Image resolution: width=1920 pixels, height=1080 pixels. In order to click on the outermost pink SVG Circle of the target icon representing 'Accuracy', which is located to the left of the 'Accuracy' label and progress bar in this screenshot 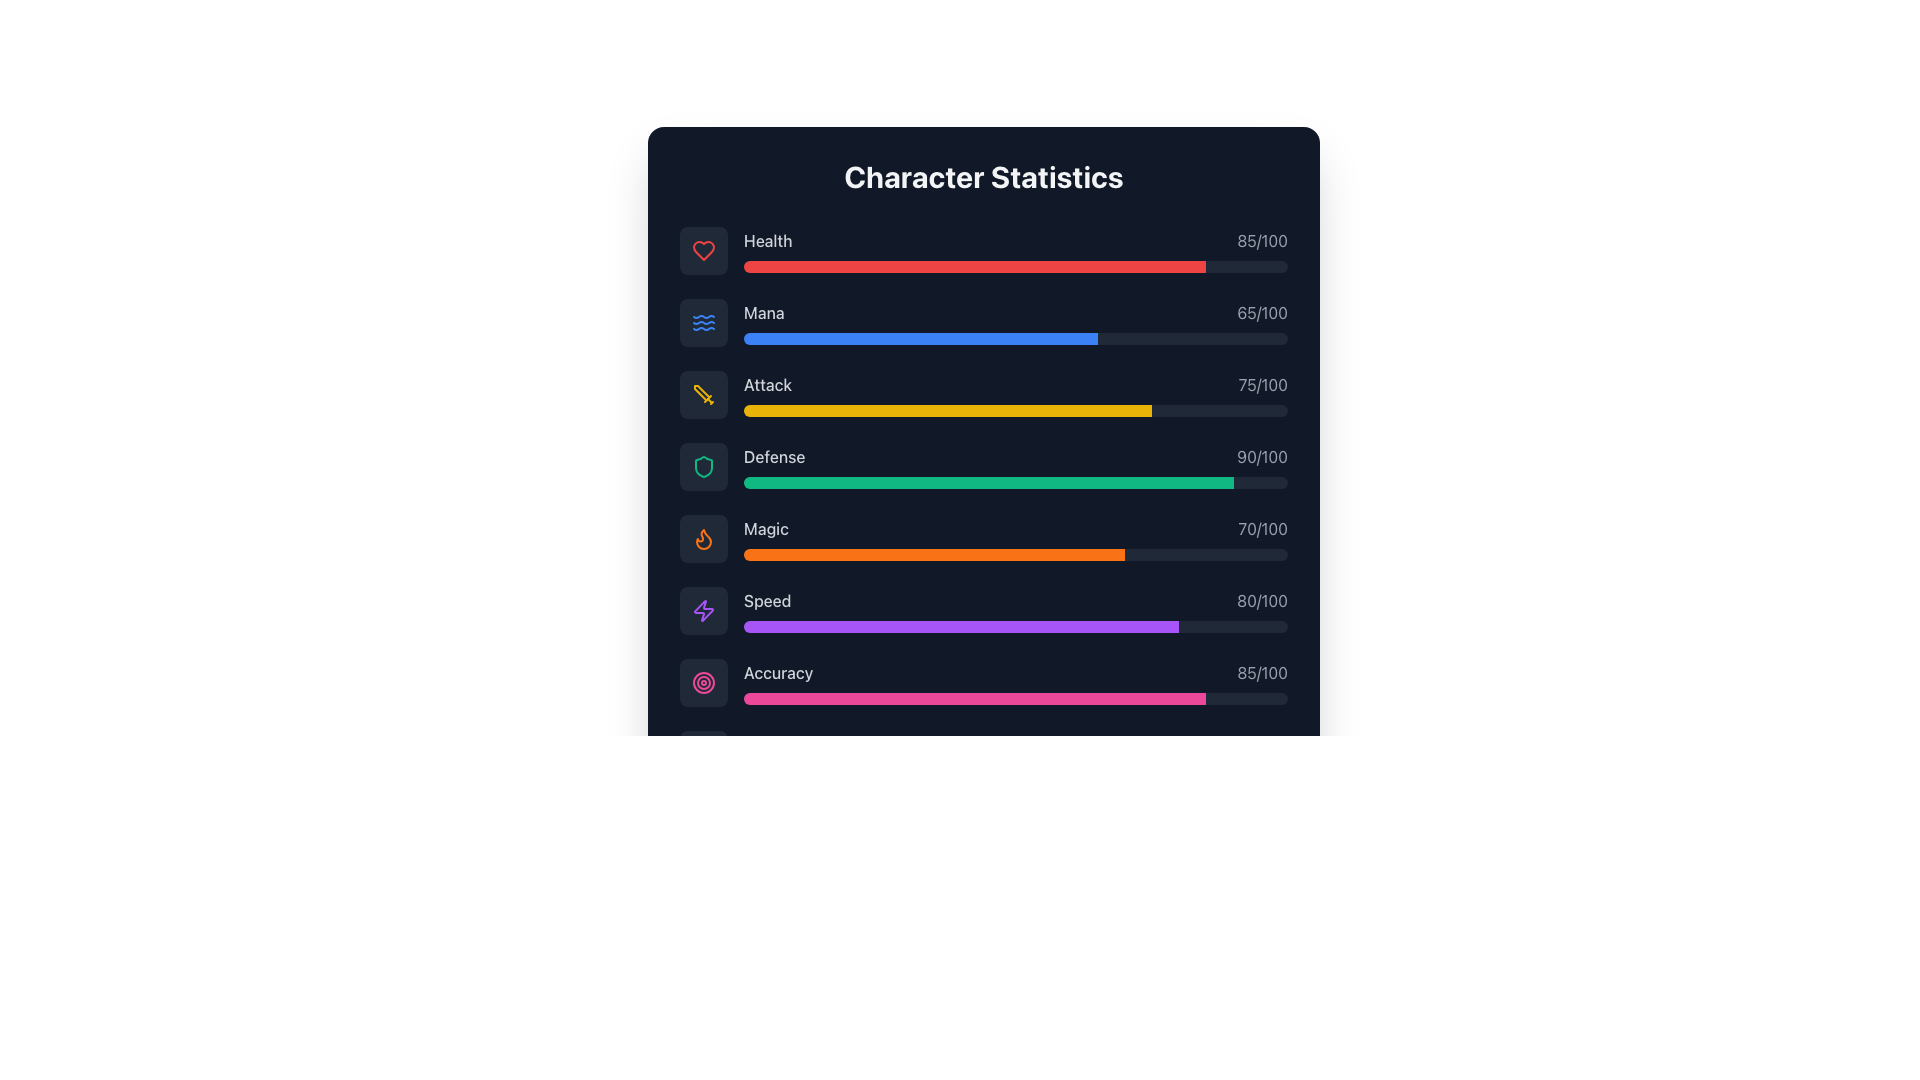, I will do `click(704, 681)`.